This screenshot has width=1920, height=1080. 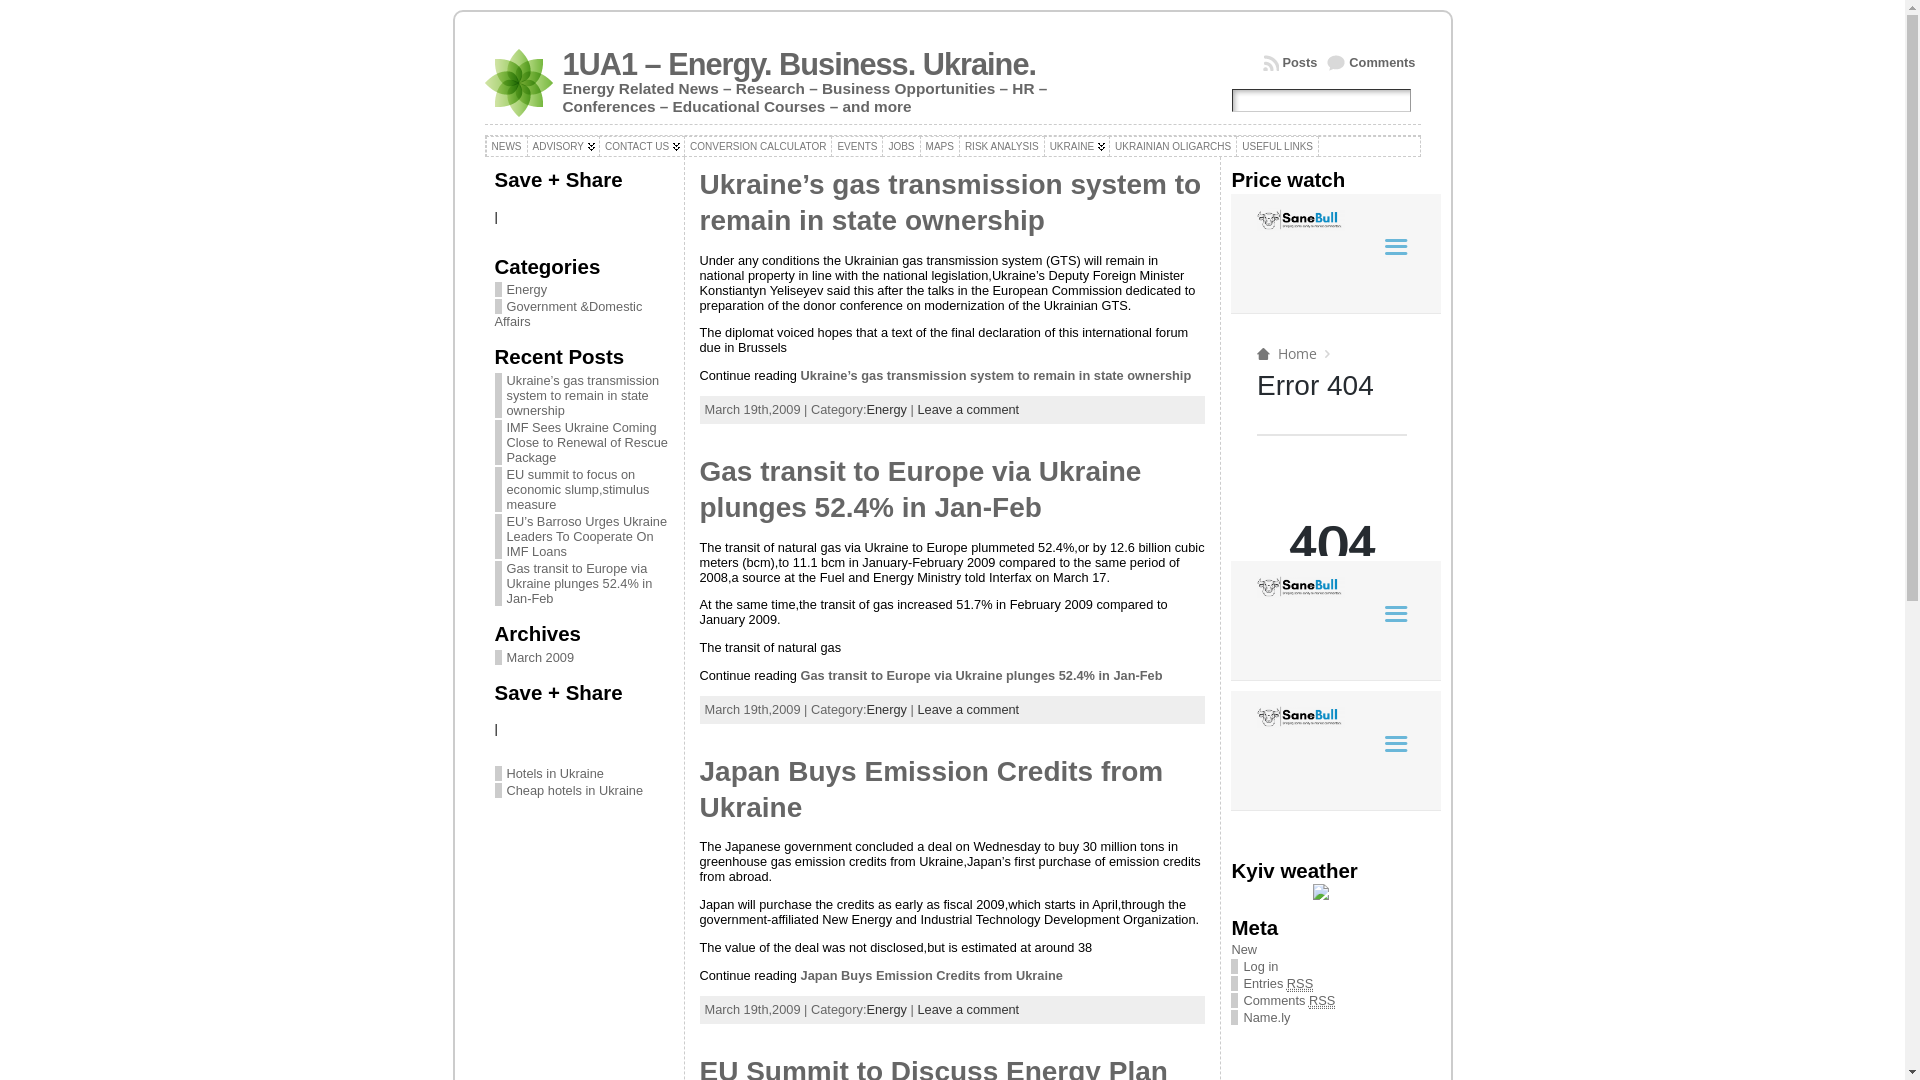 I want to click on 'Posts', so click(x=1261, y=61).